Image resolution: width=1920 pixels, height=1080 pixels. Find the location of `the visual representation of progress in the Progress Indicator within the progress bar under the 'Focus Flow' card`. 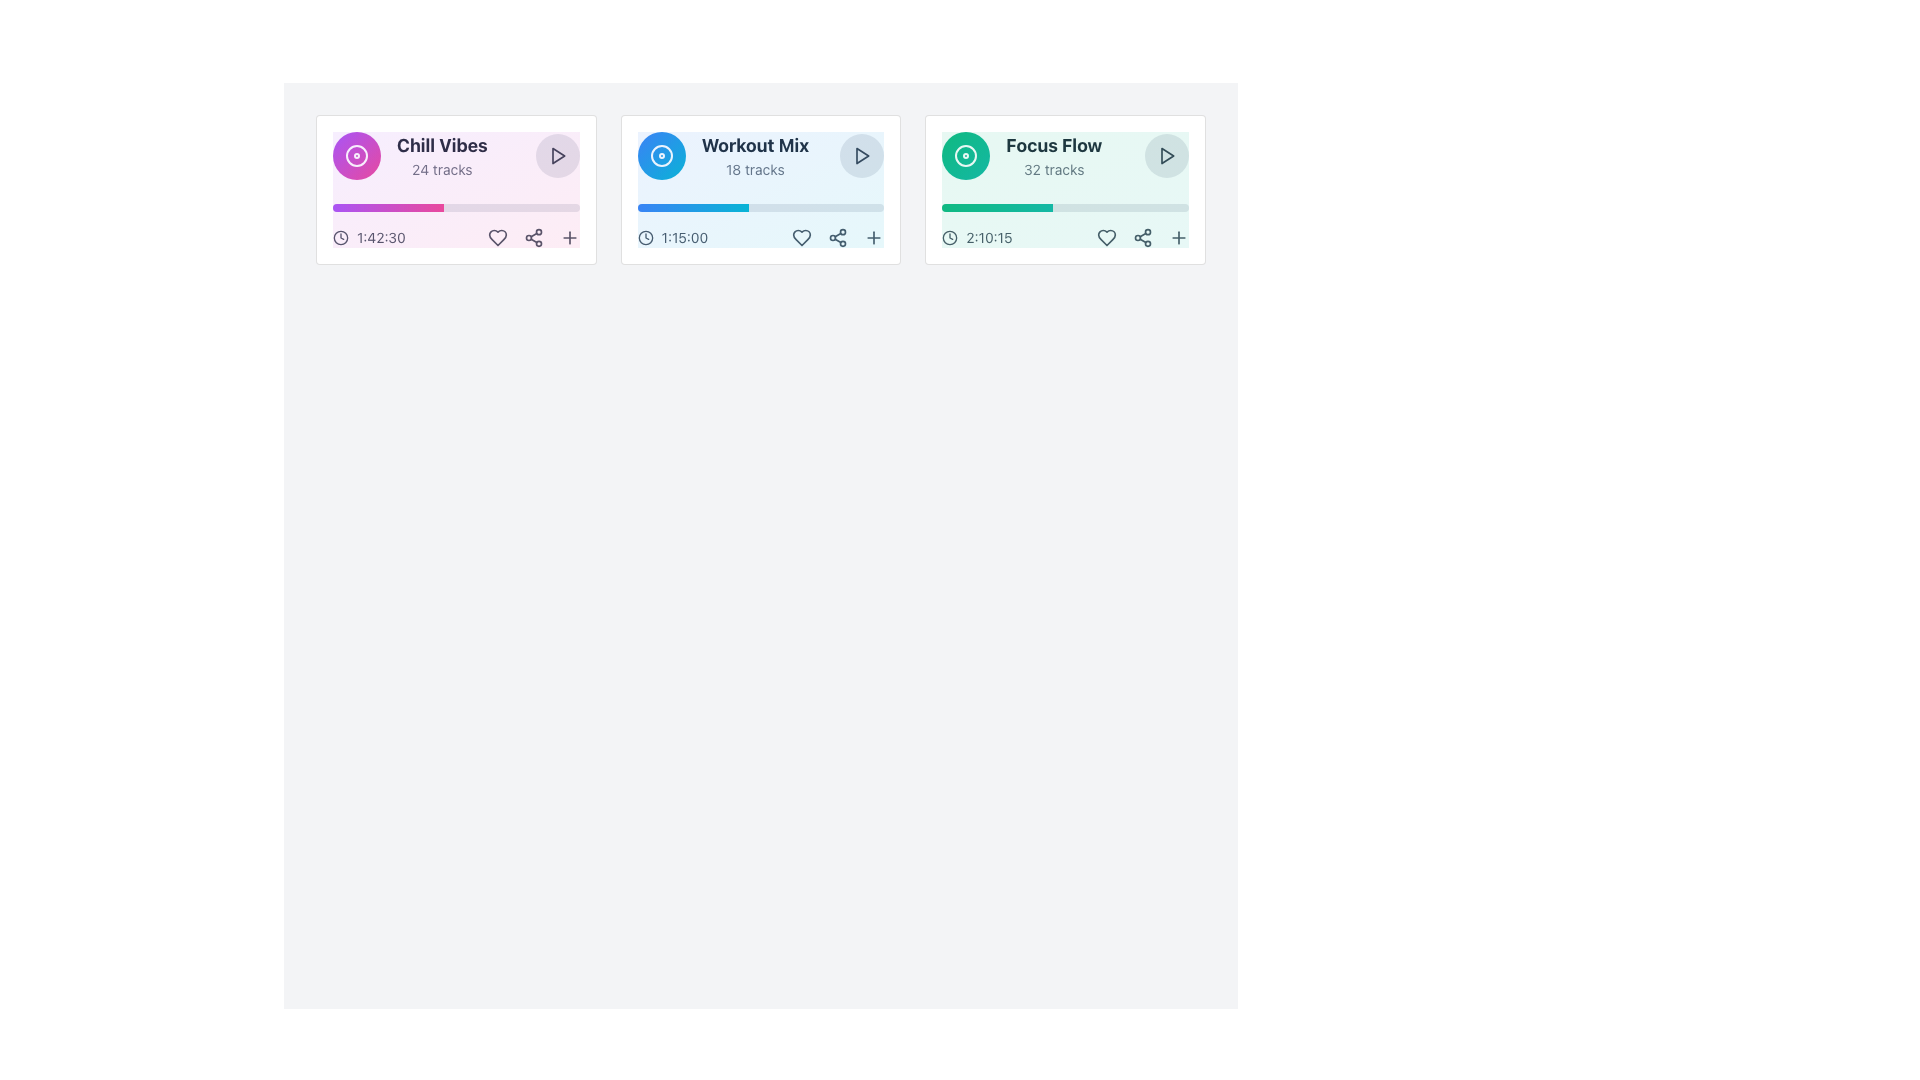

the visual representation of progress in the Progress Indicator within the progress bar under the 'Focus Flow' card is located at coordinates (997, 208).